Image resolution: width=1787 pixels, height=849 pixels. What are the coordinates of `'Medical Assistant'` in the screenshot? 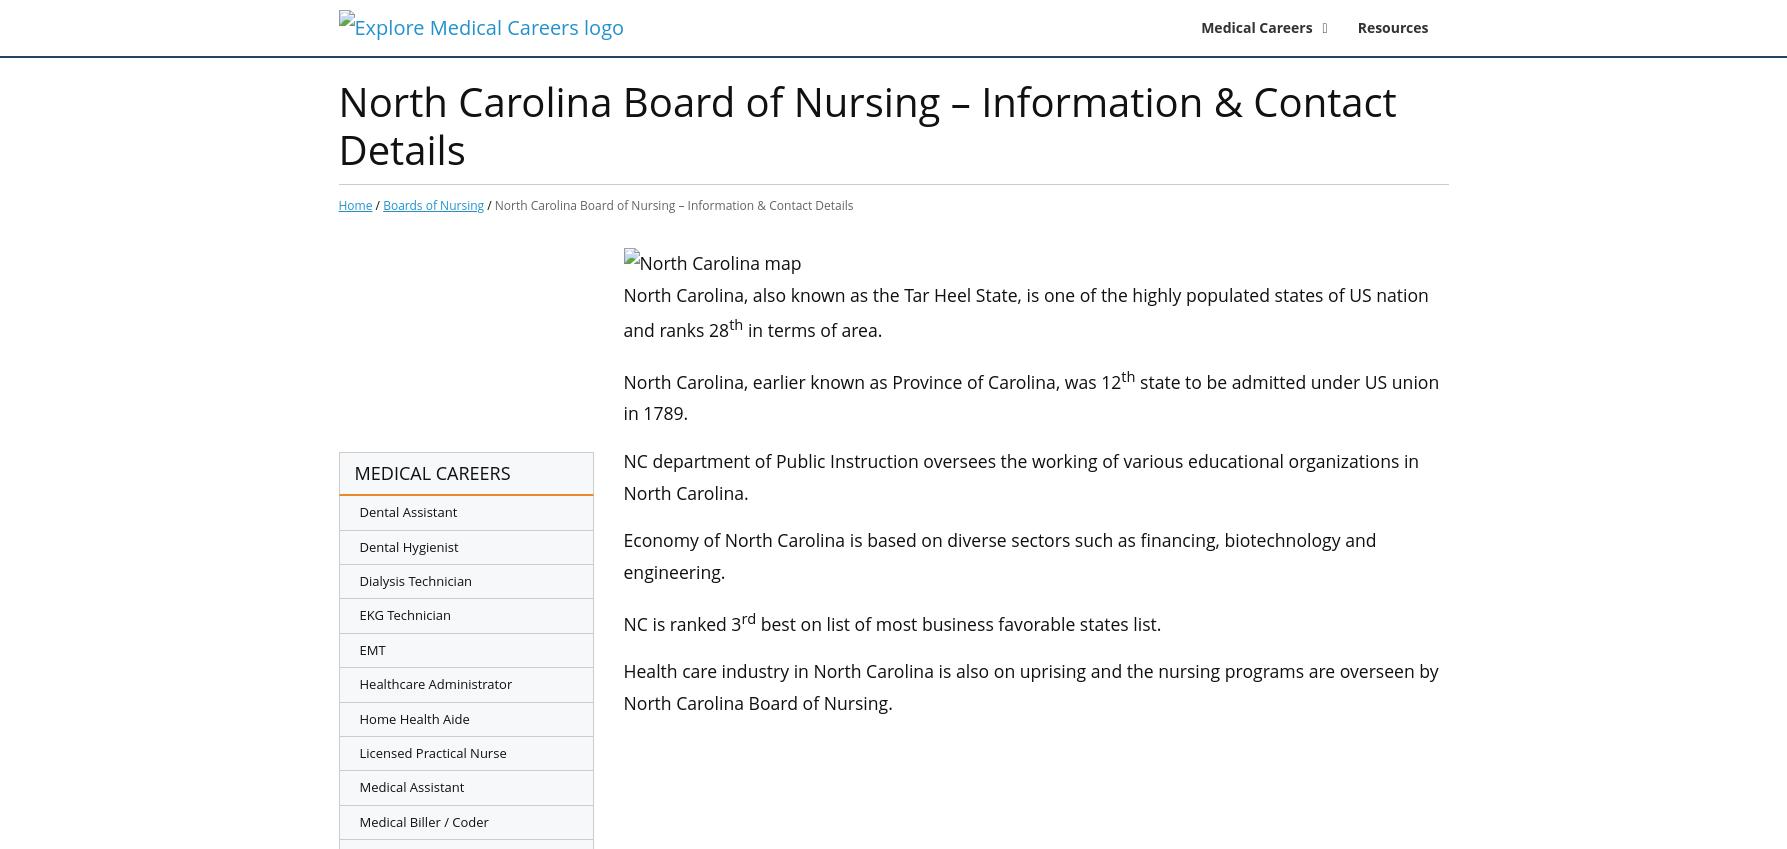 It's located at (411, 786).